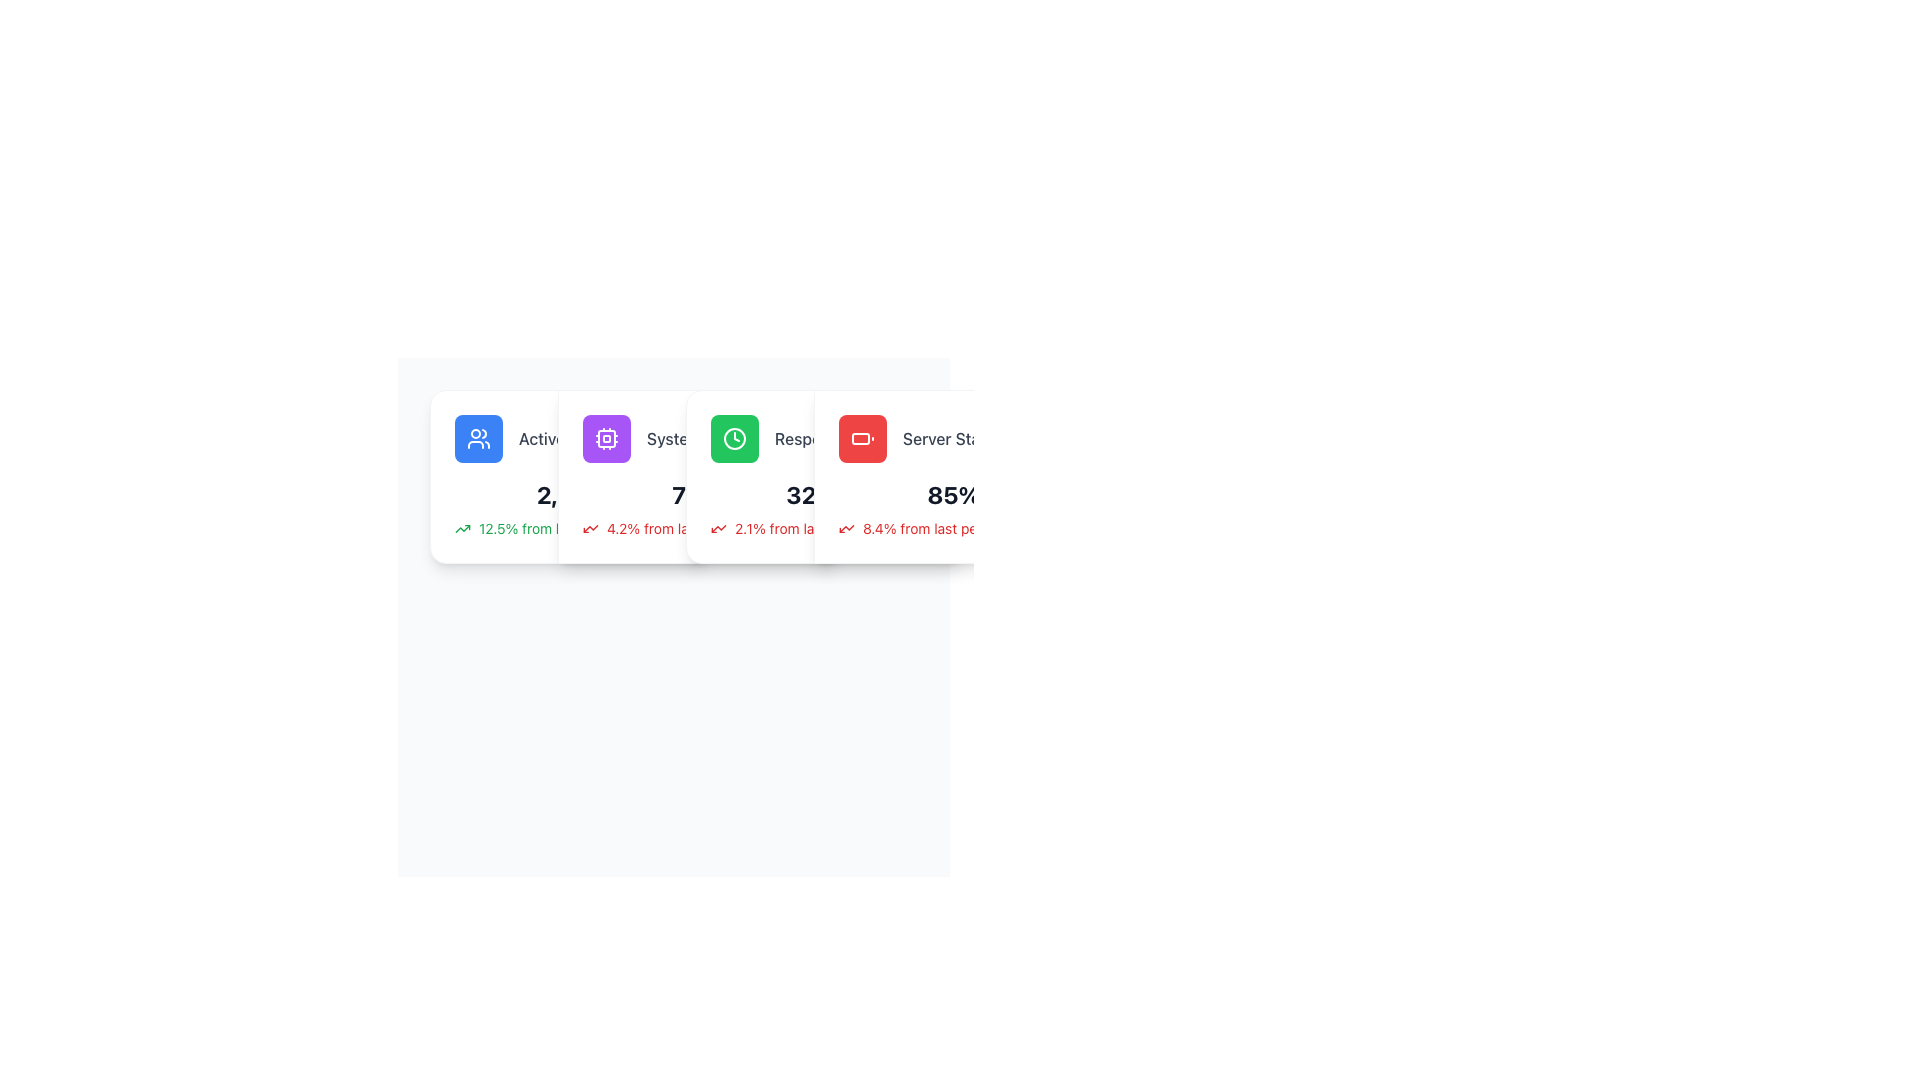 The width and height of the screenshot is (1920, 1080). I want to click on the 'Server Status' label, which is a medium-weight gray text label located to the right of a red battery icon, so click(952, 438).